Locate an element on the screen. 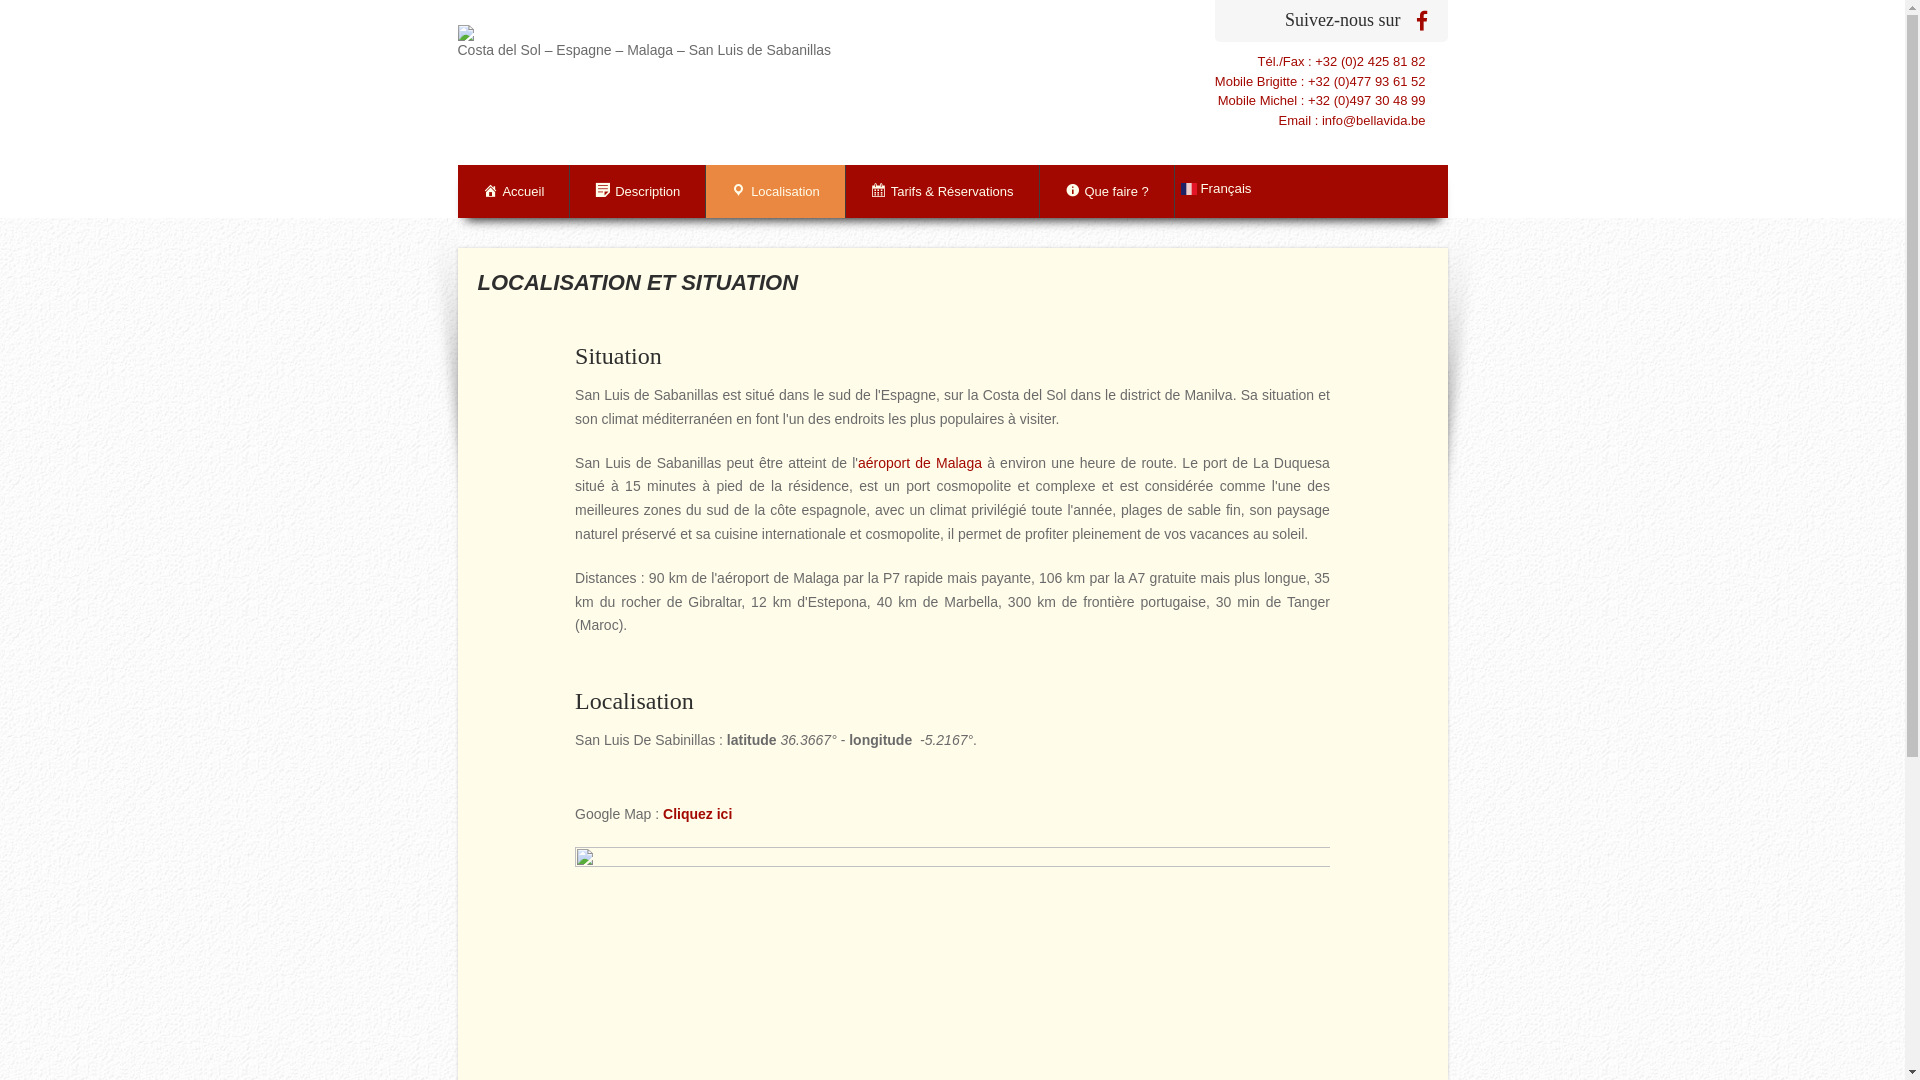 Image resolution: width=1920 pixels, height=1080 pixels. 'info@bellavida.be' is located at coordinates (1372, 119).